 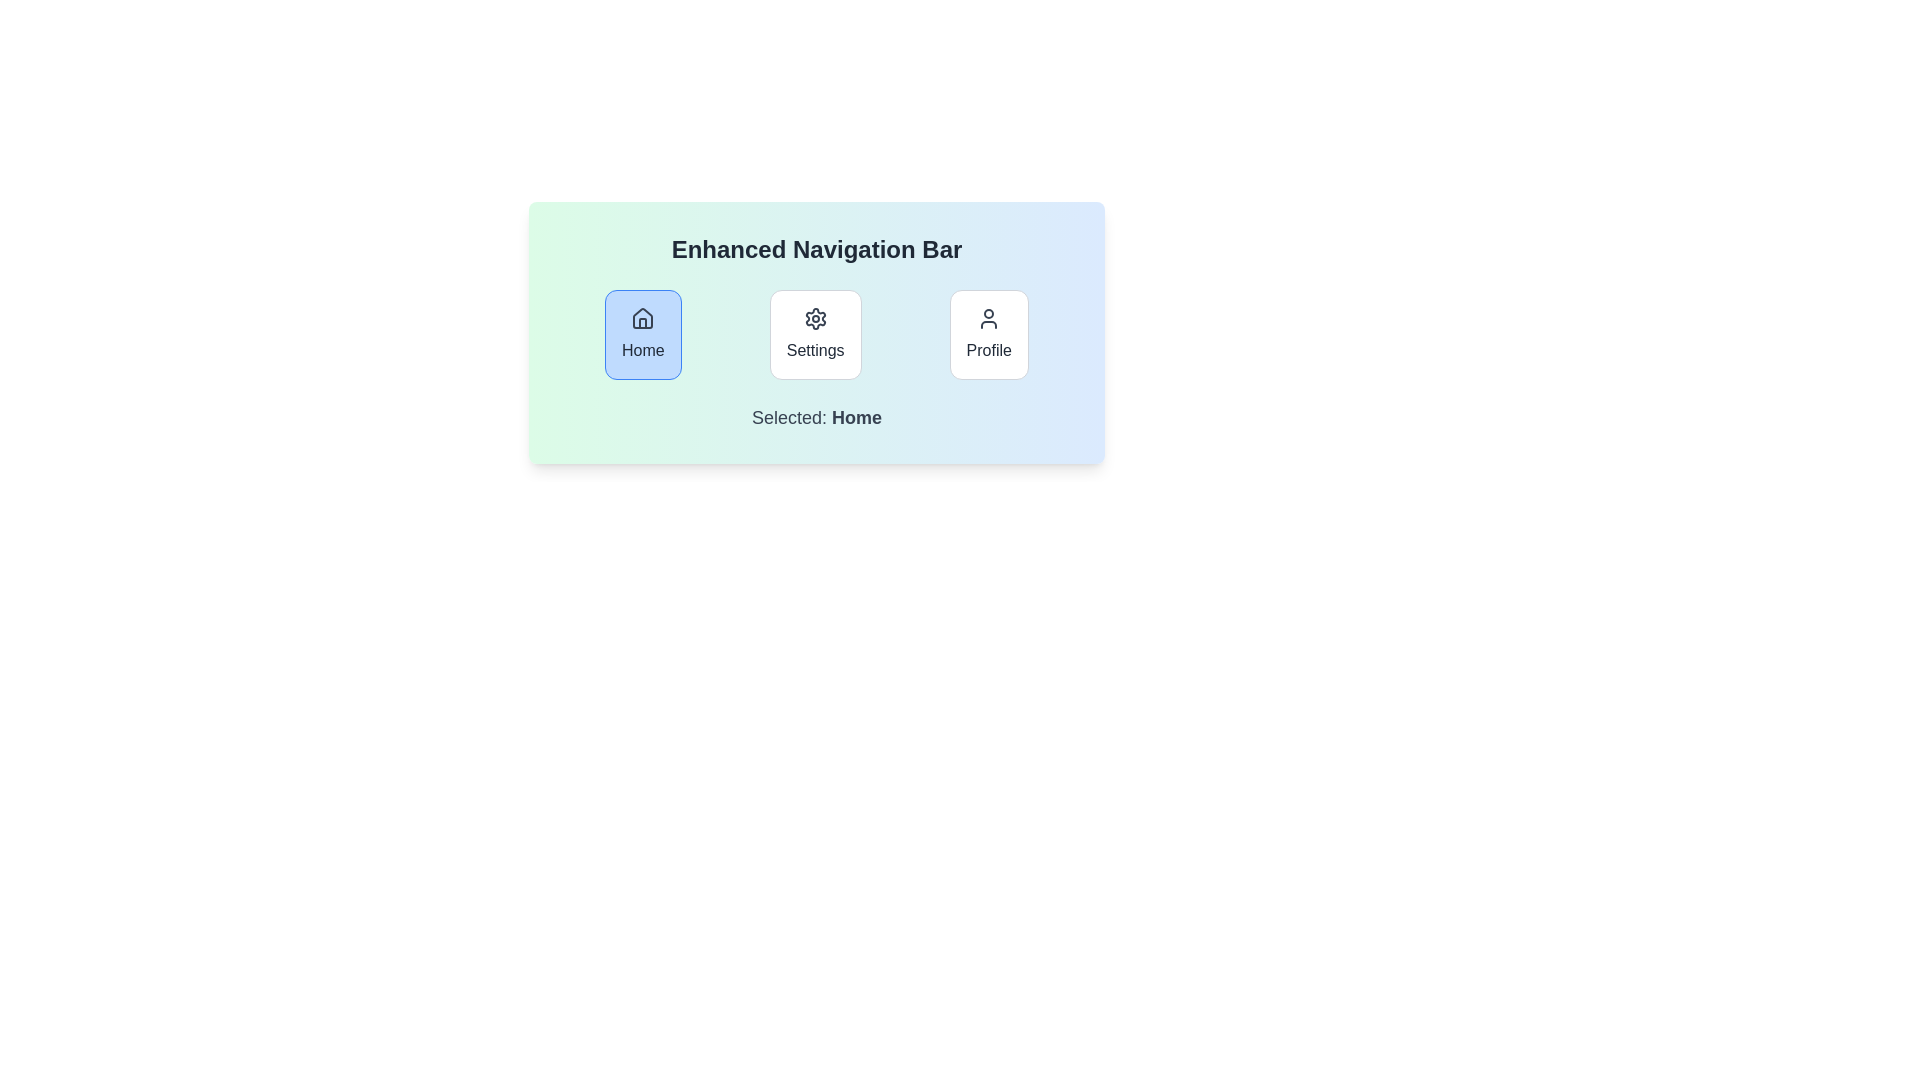 I want to click on the 'Profile' button with a profile icon in the Enhanced Navigation Bar, so click(x=989, y=334).